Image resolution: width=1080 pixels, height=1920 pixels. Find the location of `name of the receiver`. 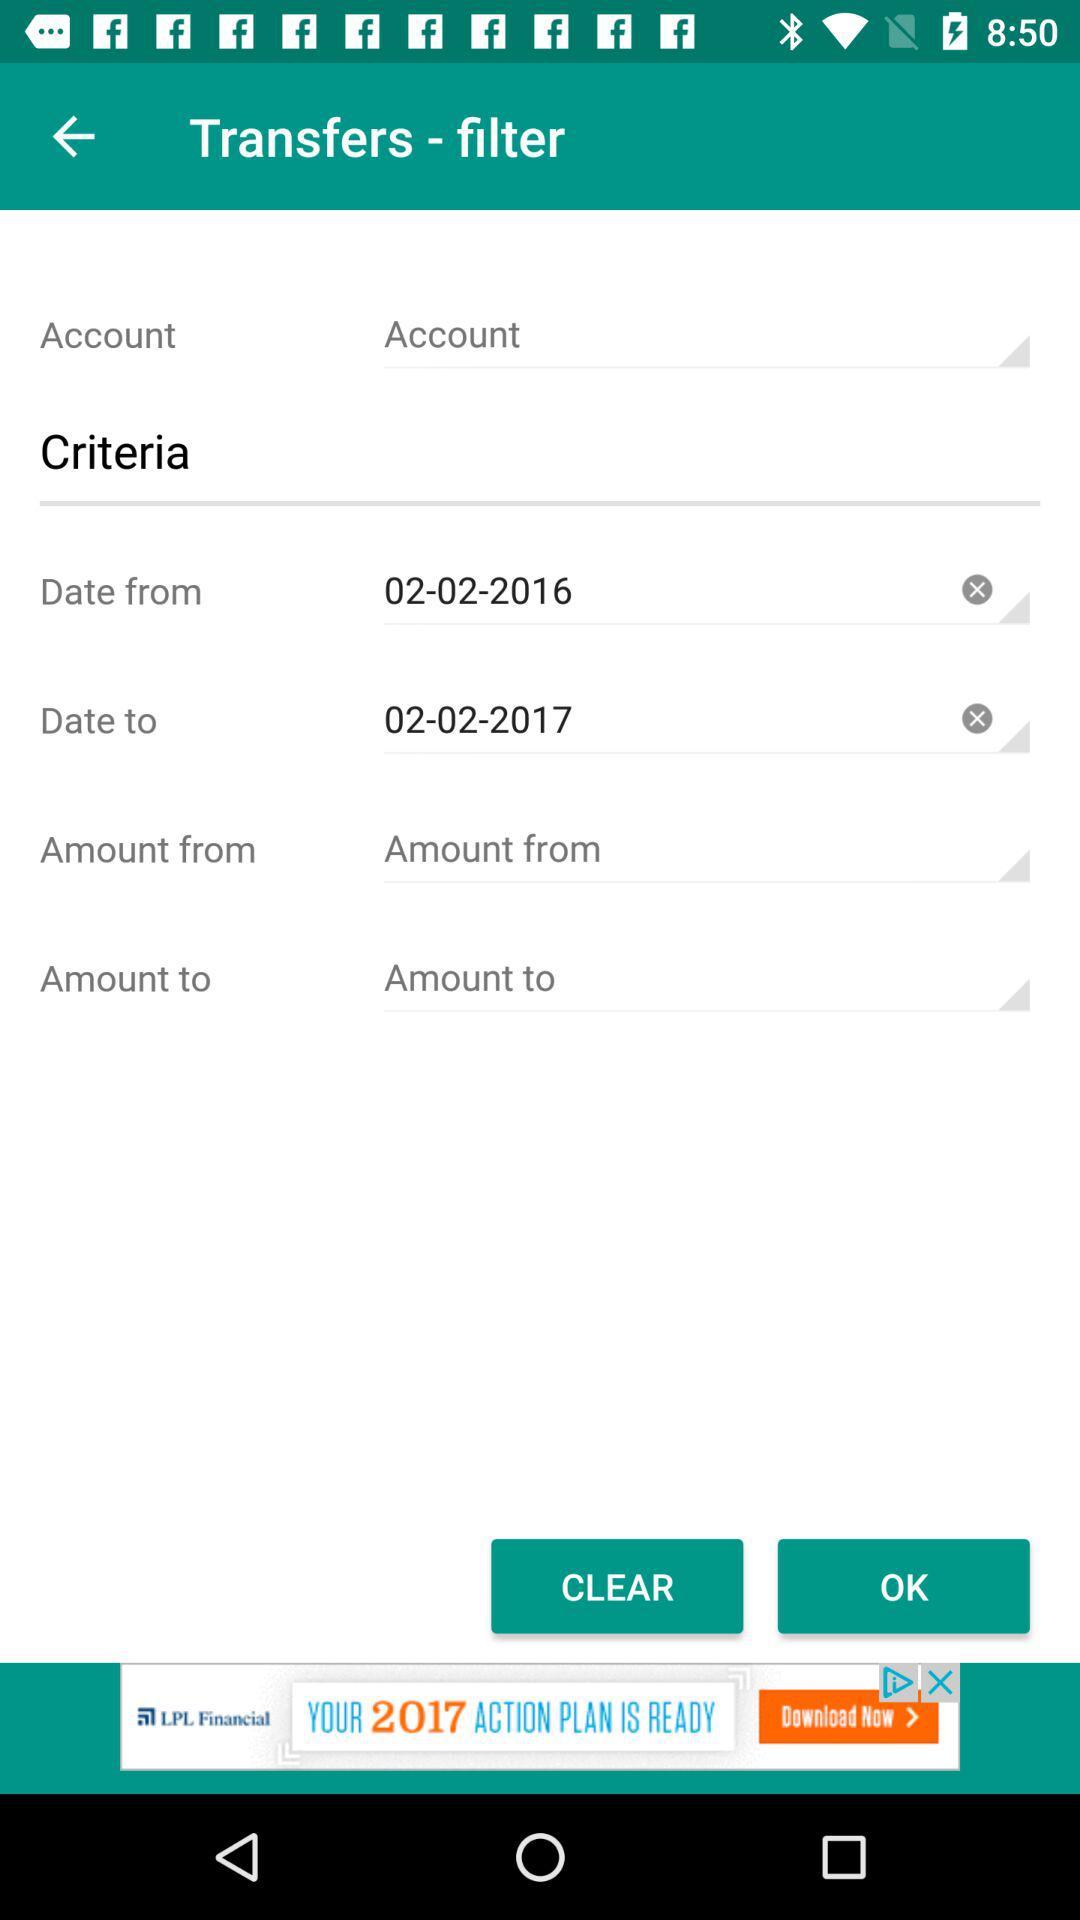

name of the receiver is located at coordinates (705, 977).